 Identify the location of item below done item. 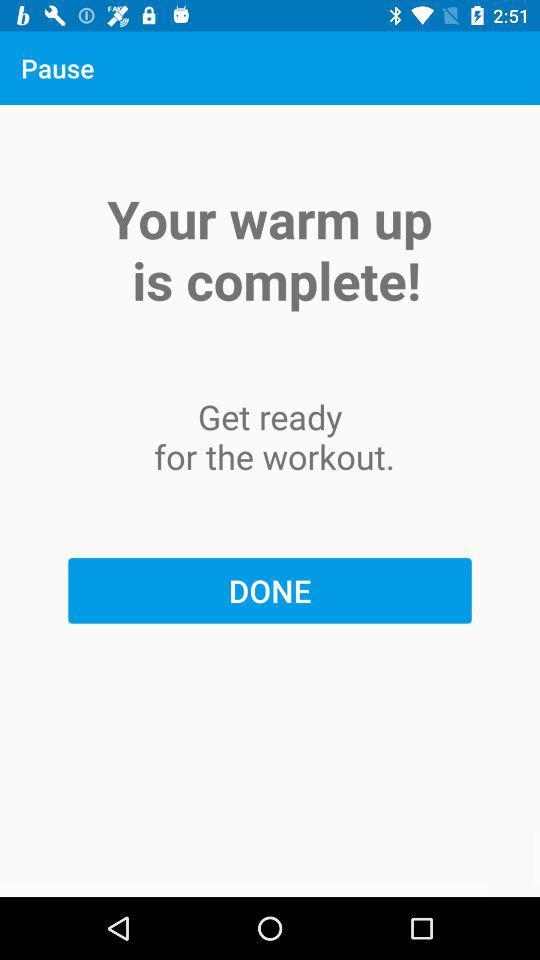
(270, 863).